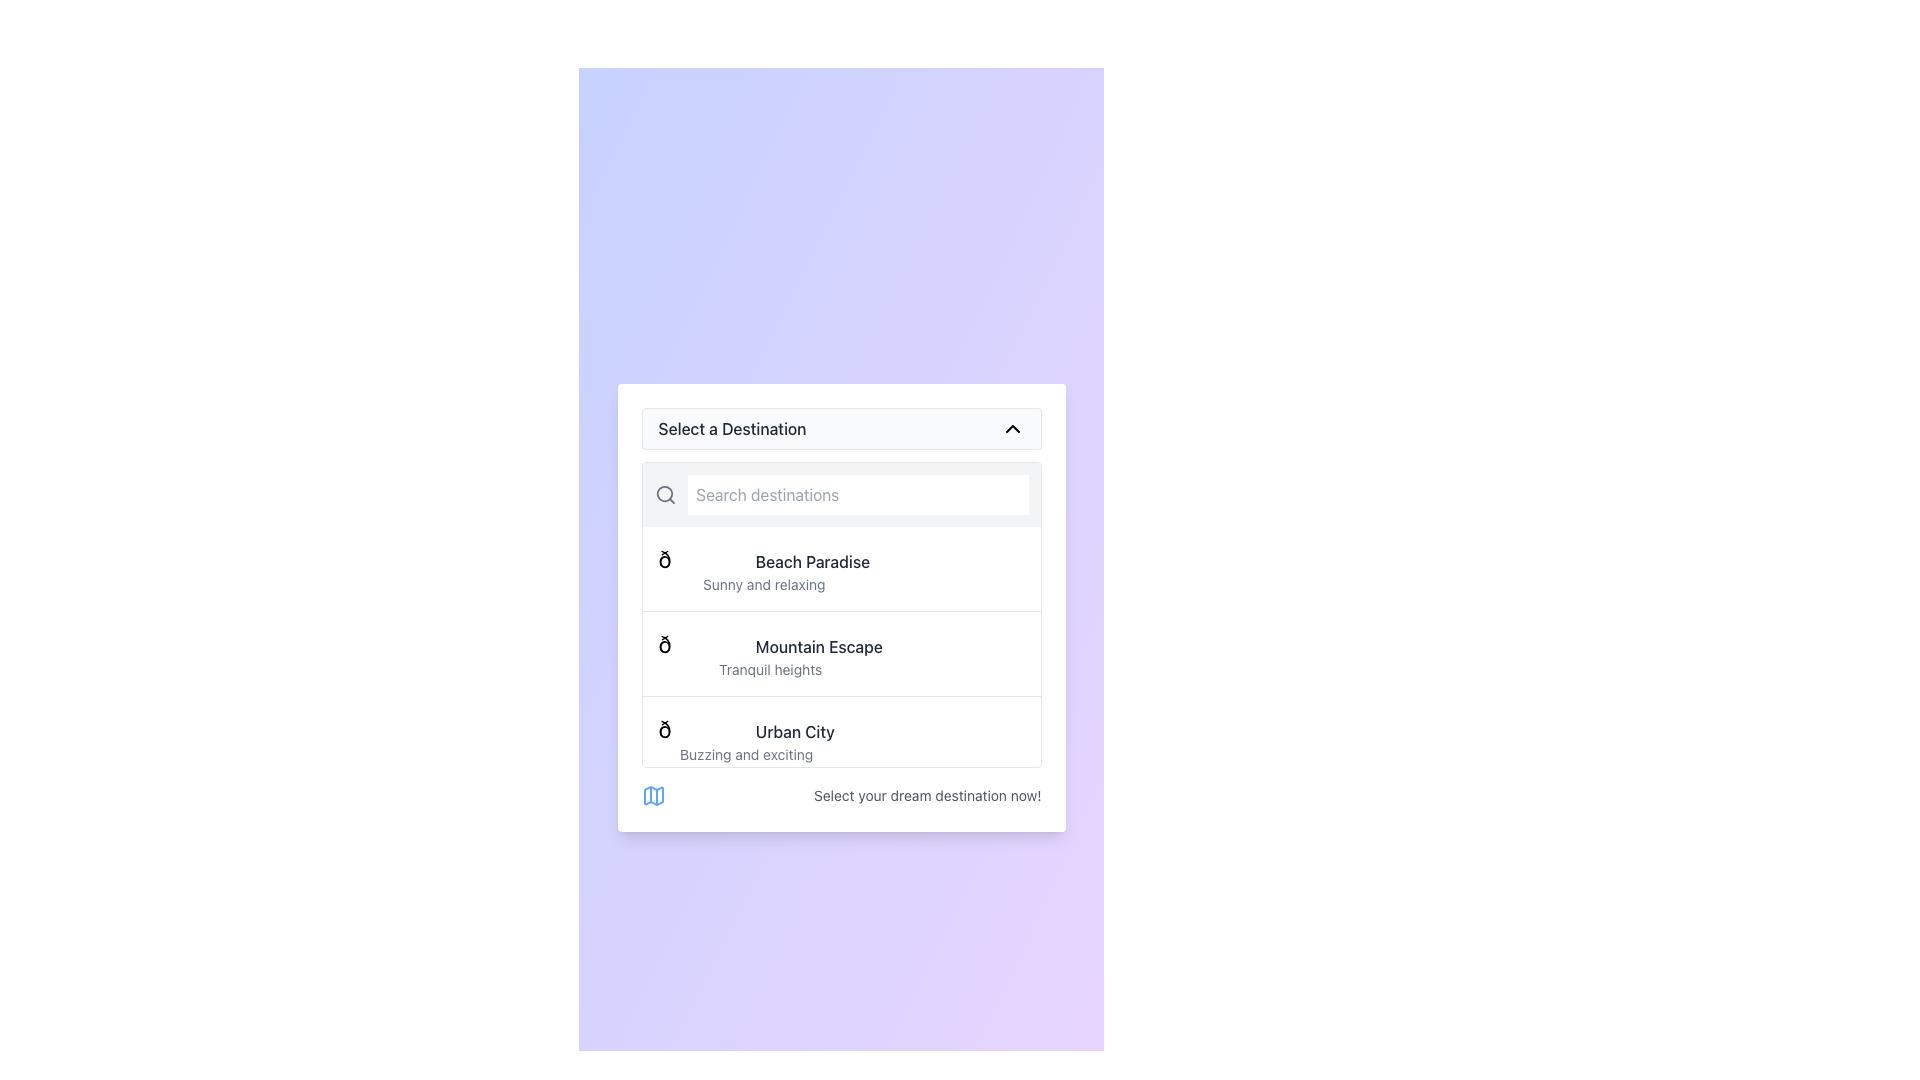  What do you see at coordinates (841, 427) in the screenshot?
I see `the Dropdown menu header that has a light gray background, rounded corners, and contains the text 'Select a Destination' with a downward chevron icon` at bounding box center [841, 427].